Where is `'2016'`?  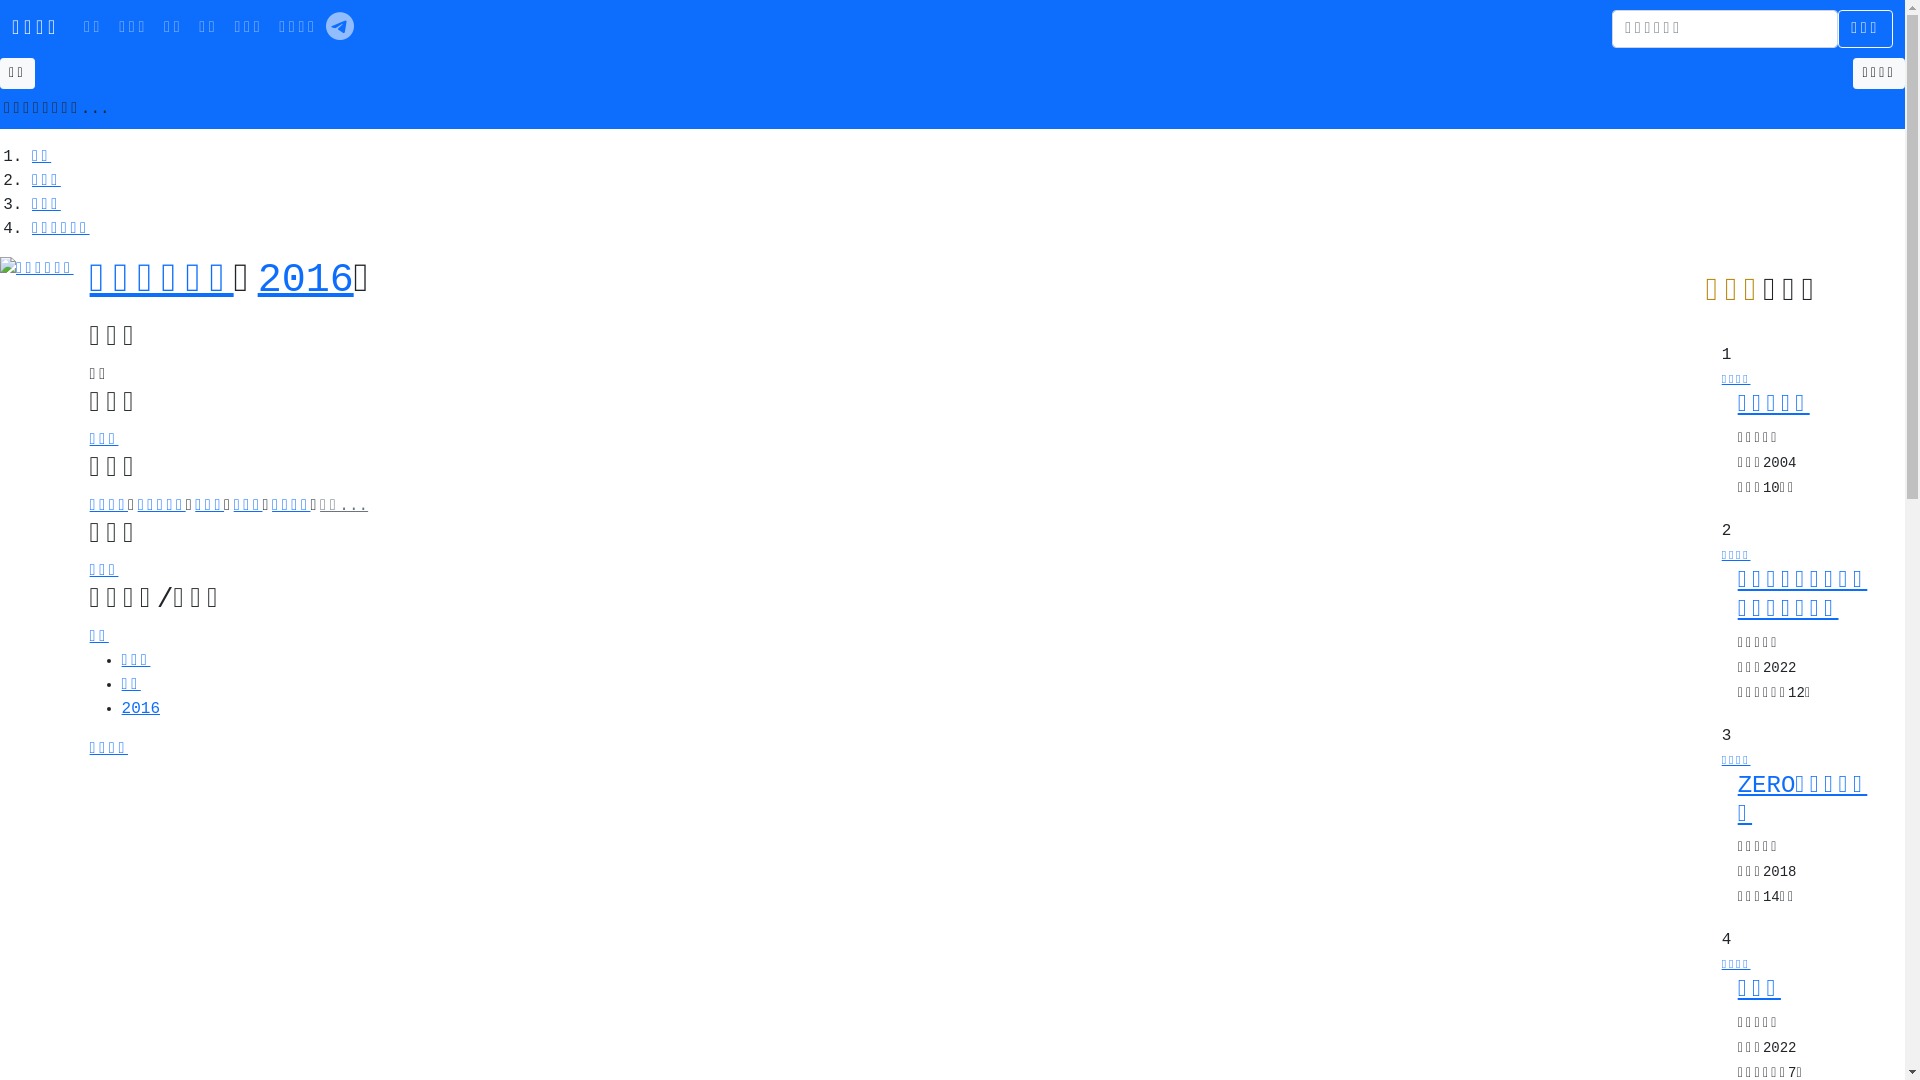 '2016' is located at coordinates (139, 708).